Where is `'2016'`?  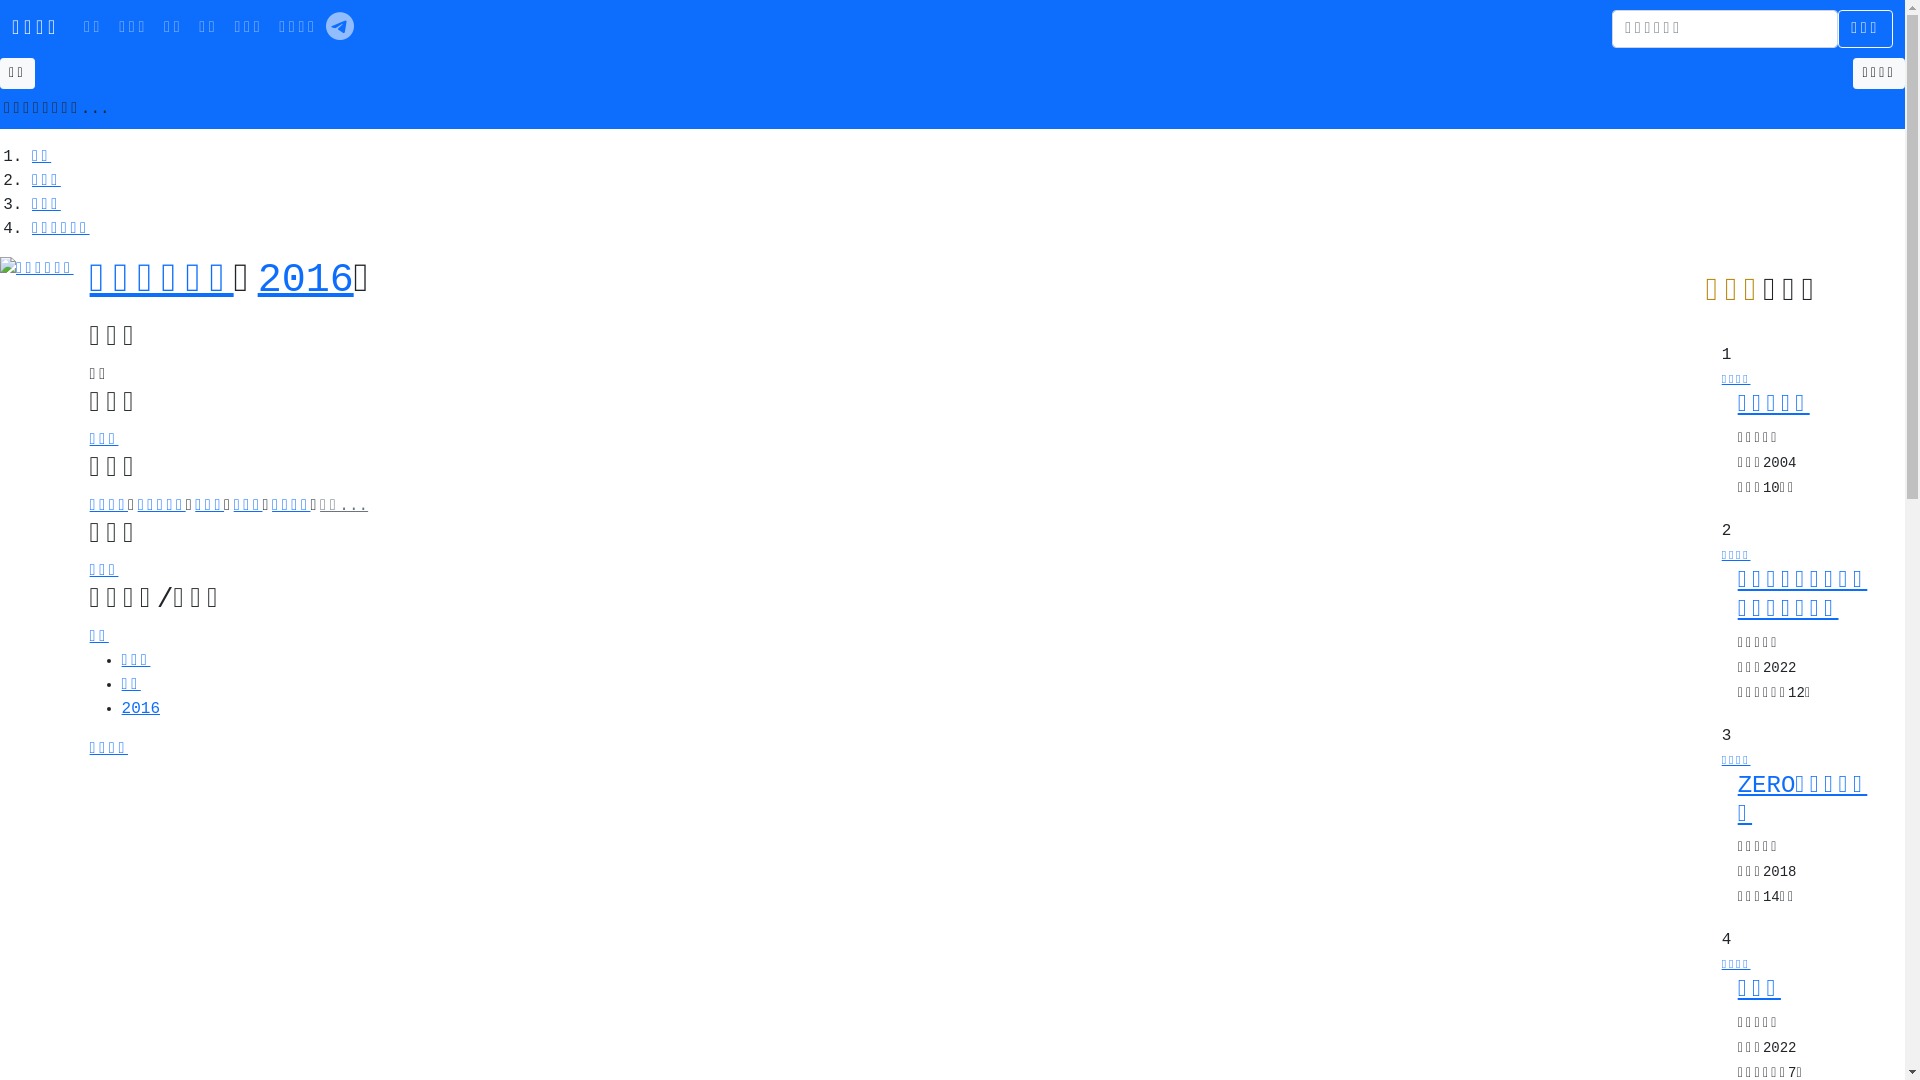 '2016' is located at coordinates (139, 708).